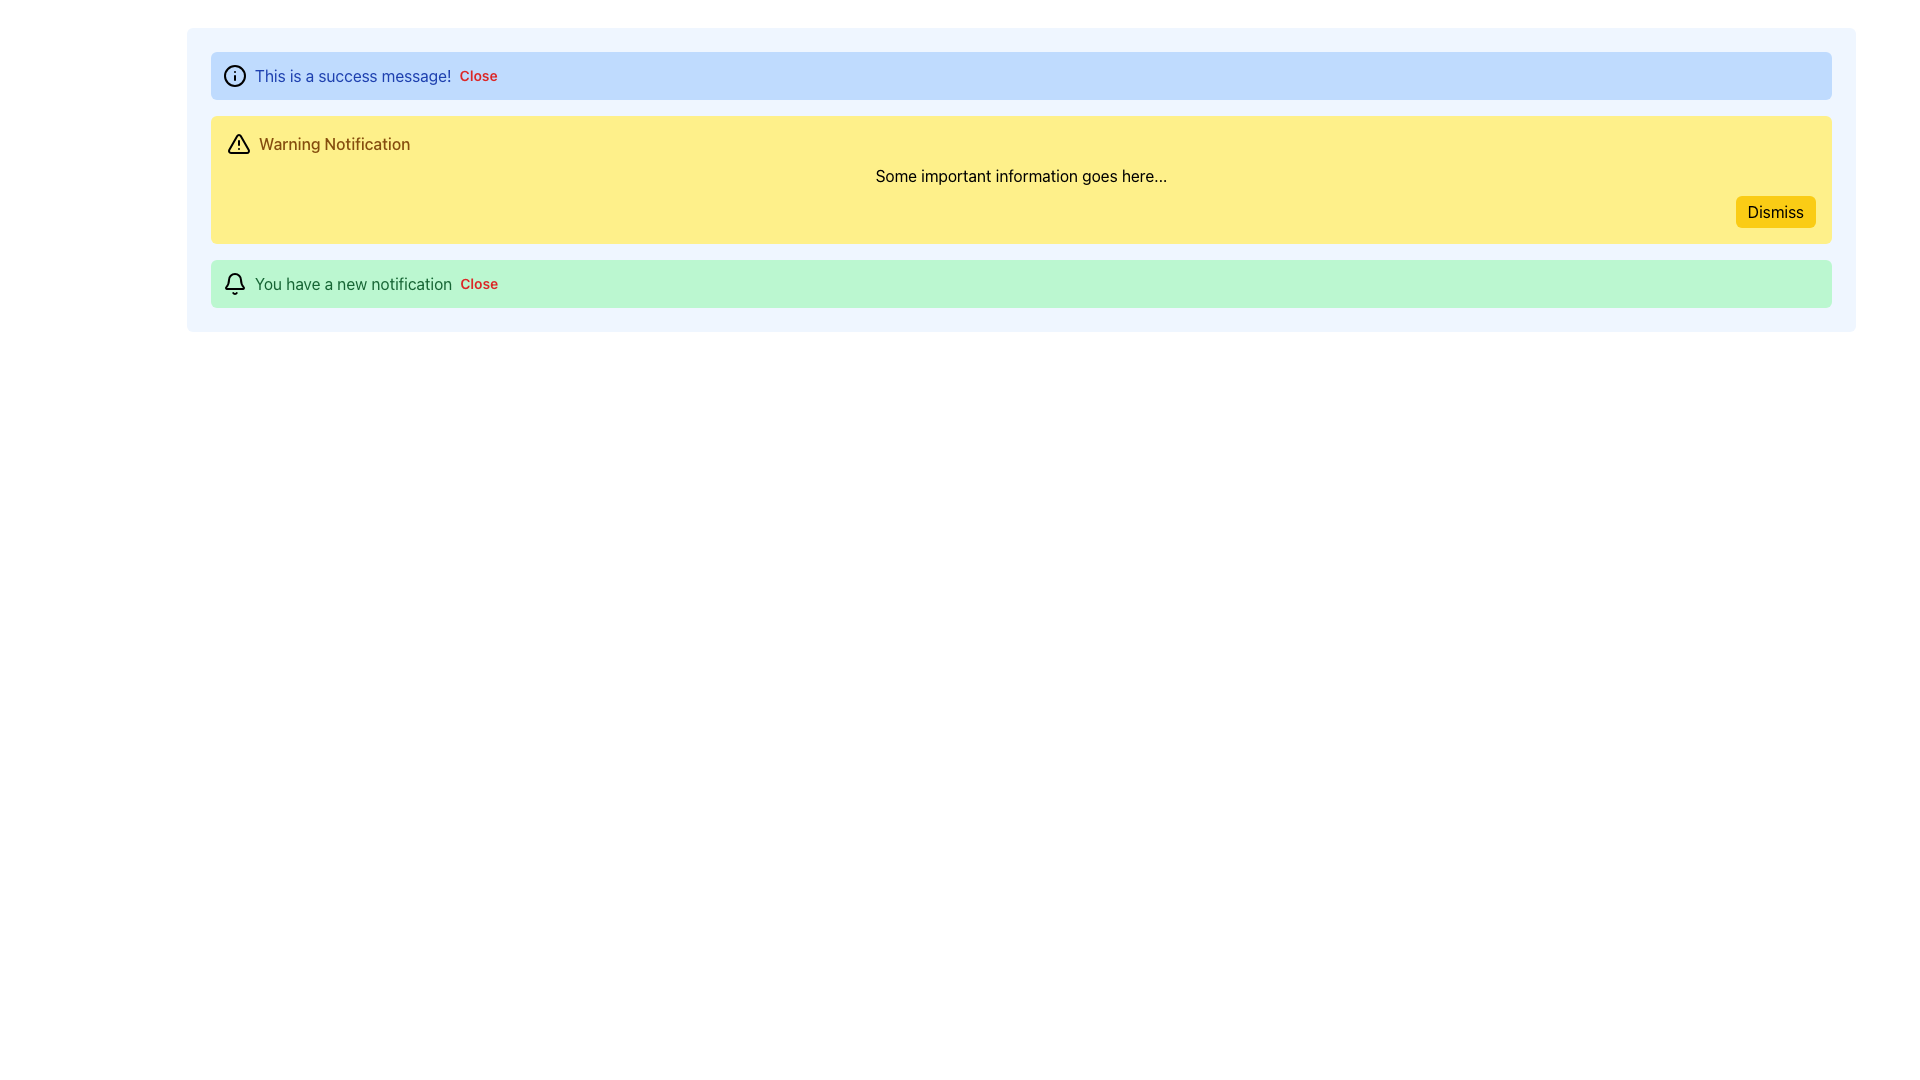 This screenshot has width=1920, height=1080. I want to click on the Circle element within the SVG icon, which is part of the notification bar indicating a success message, located to the left of the text, so click(235, 75).